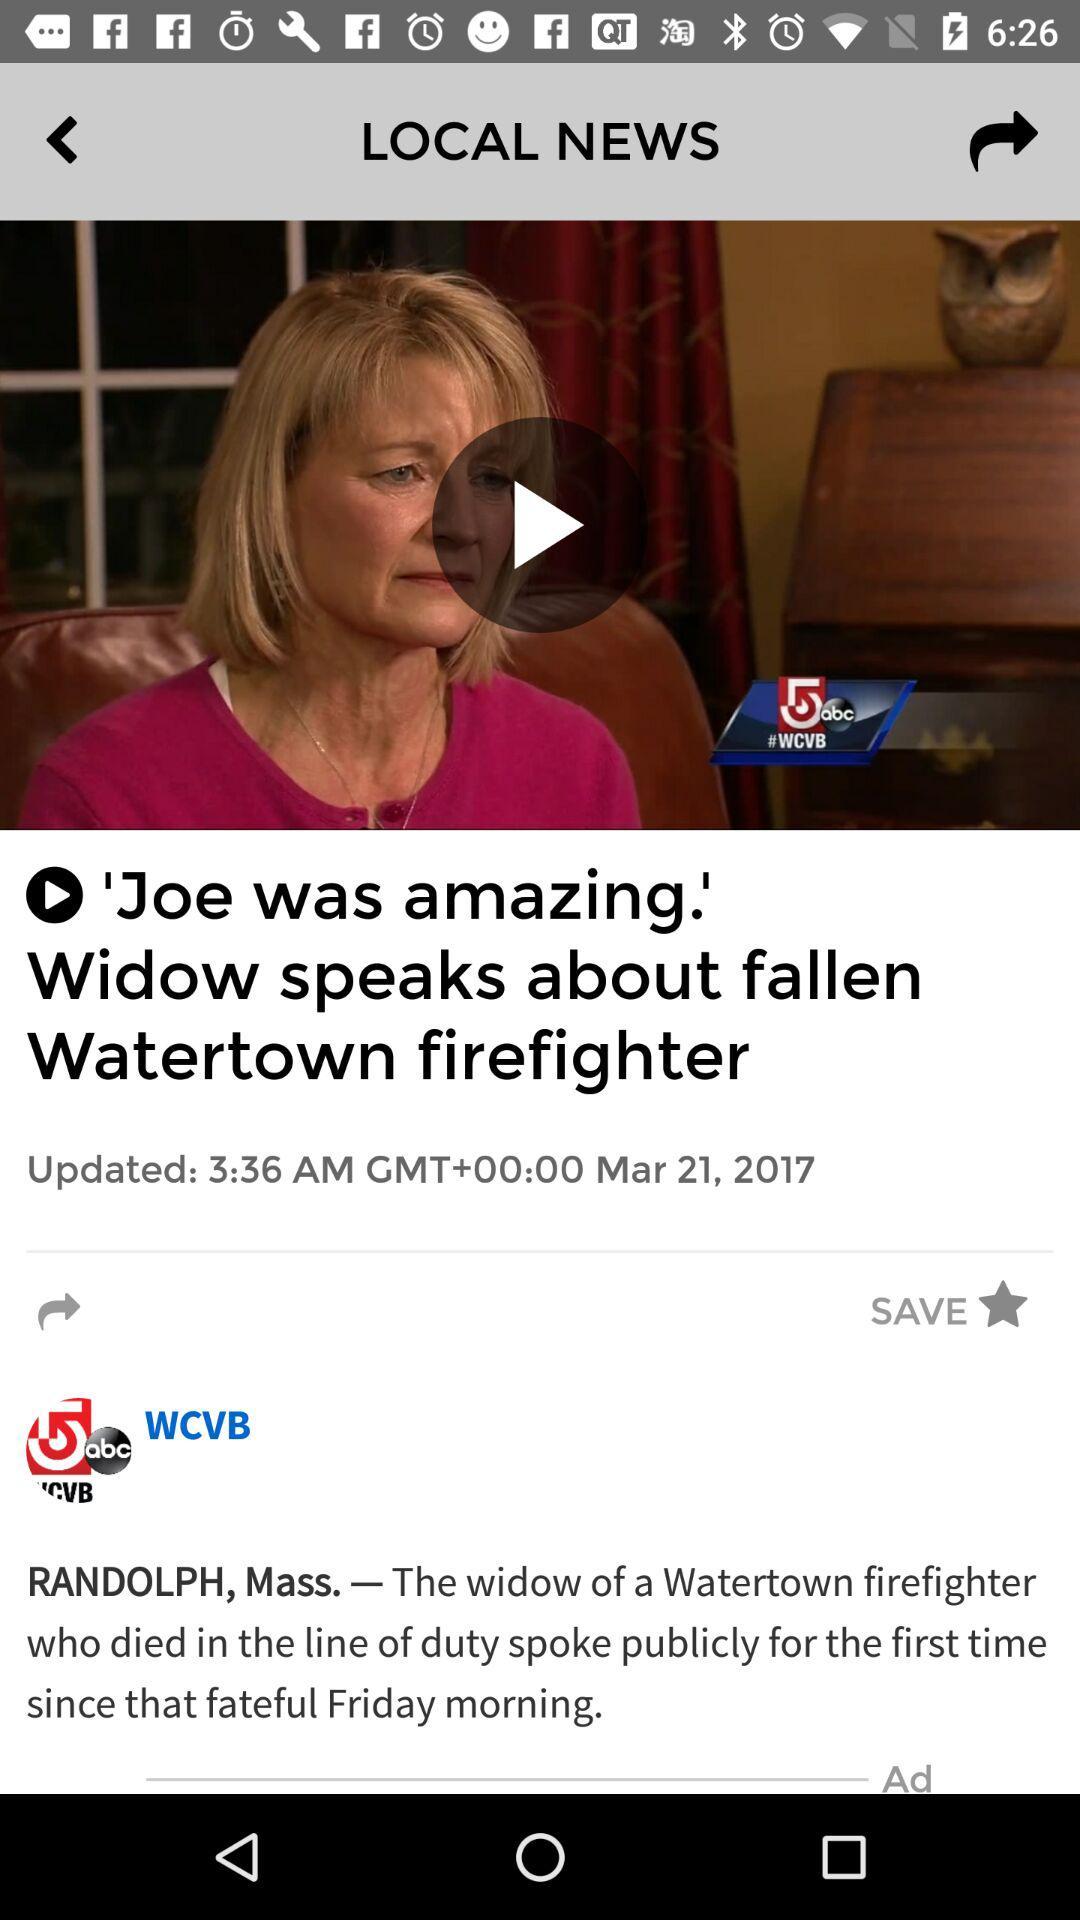 This screenshot has height=1920, width=1080. What do you see at coordinates (1003, 140) in the screenshot?
I see `the redo icon` at bounding box center [1003, 140].